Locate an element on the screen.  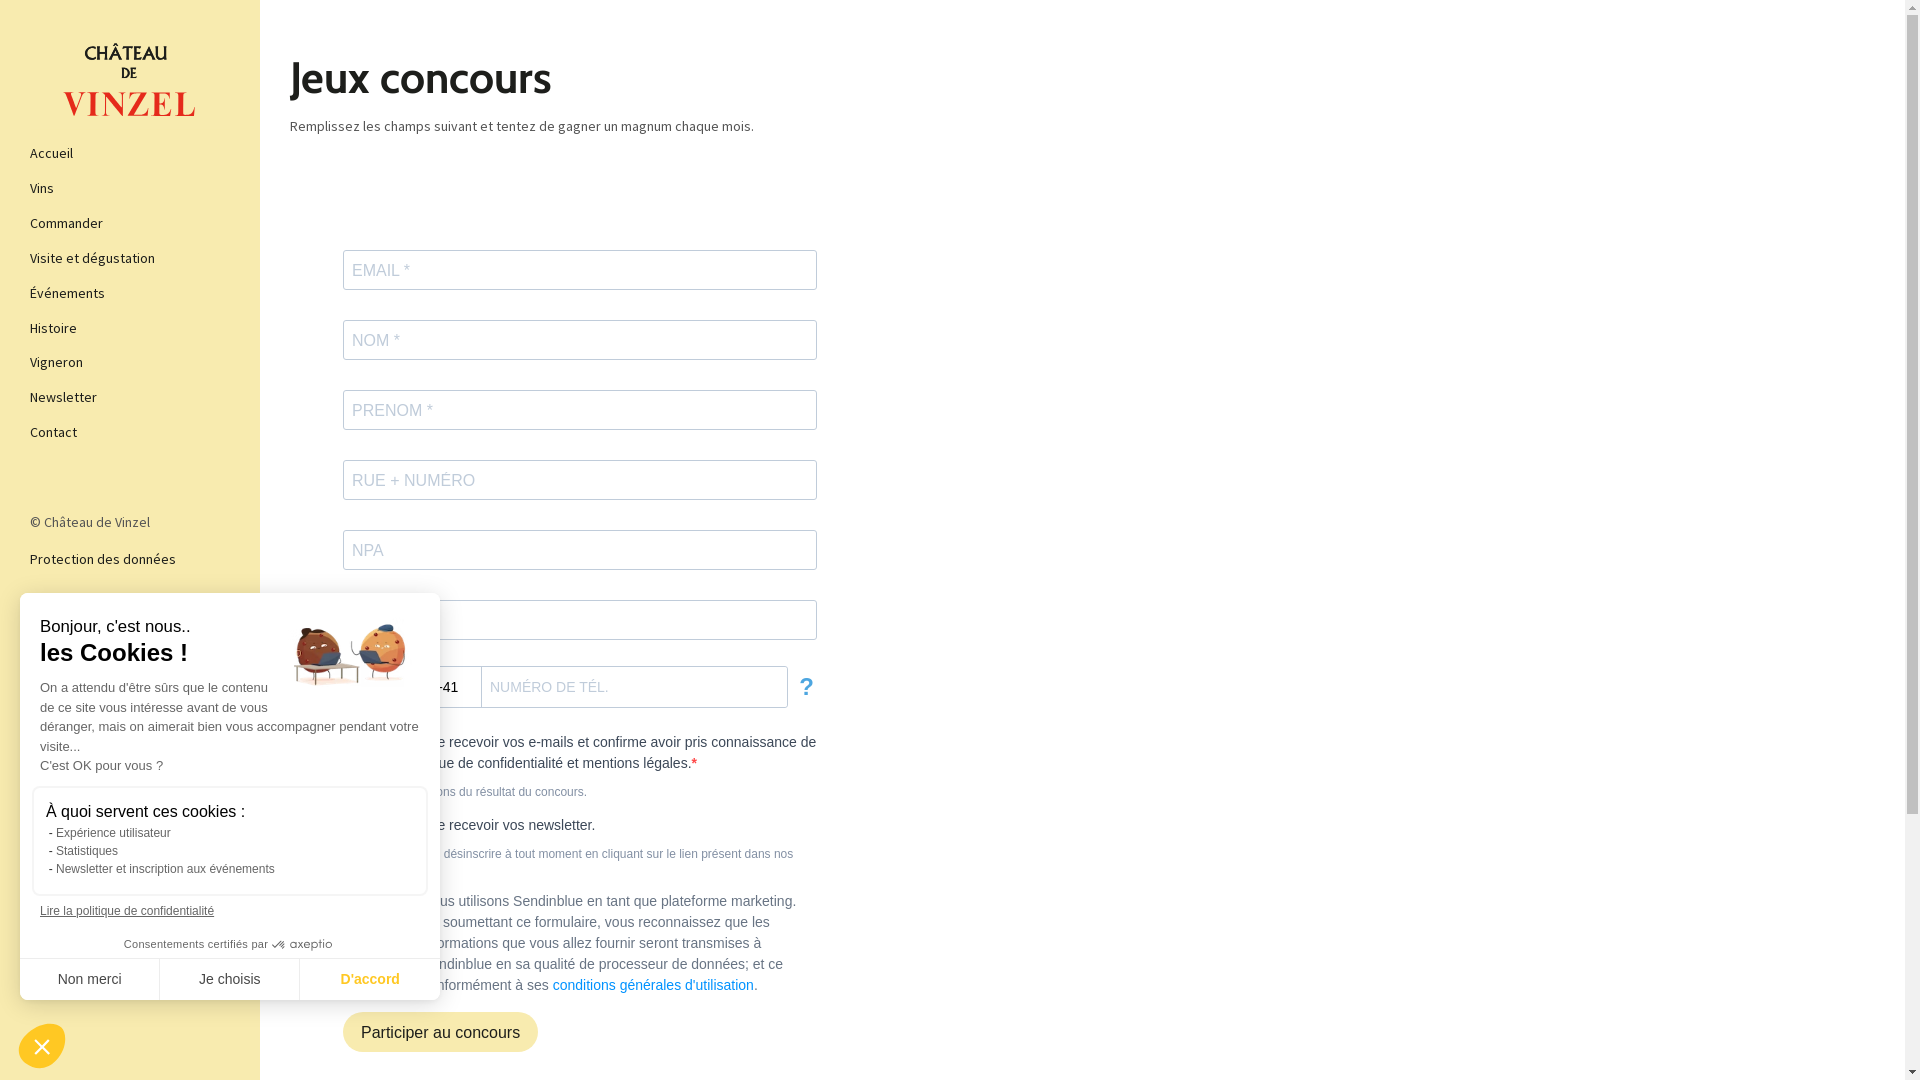
'Vins' is located at coordinates (29, 188).